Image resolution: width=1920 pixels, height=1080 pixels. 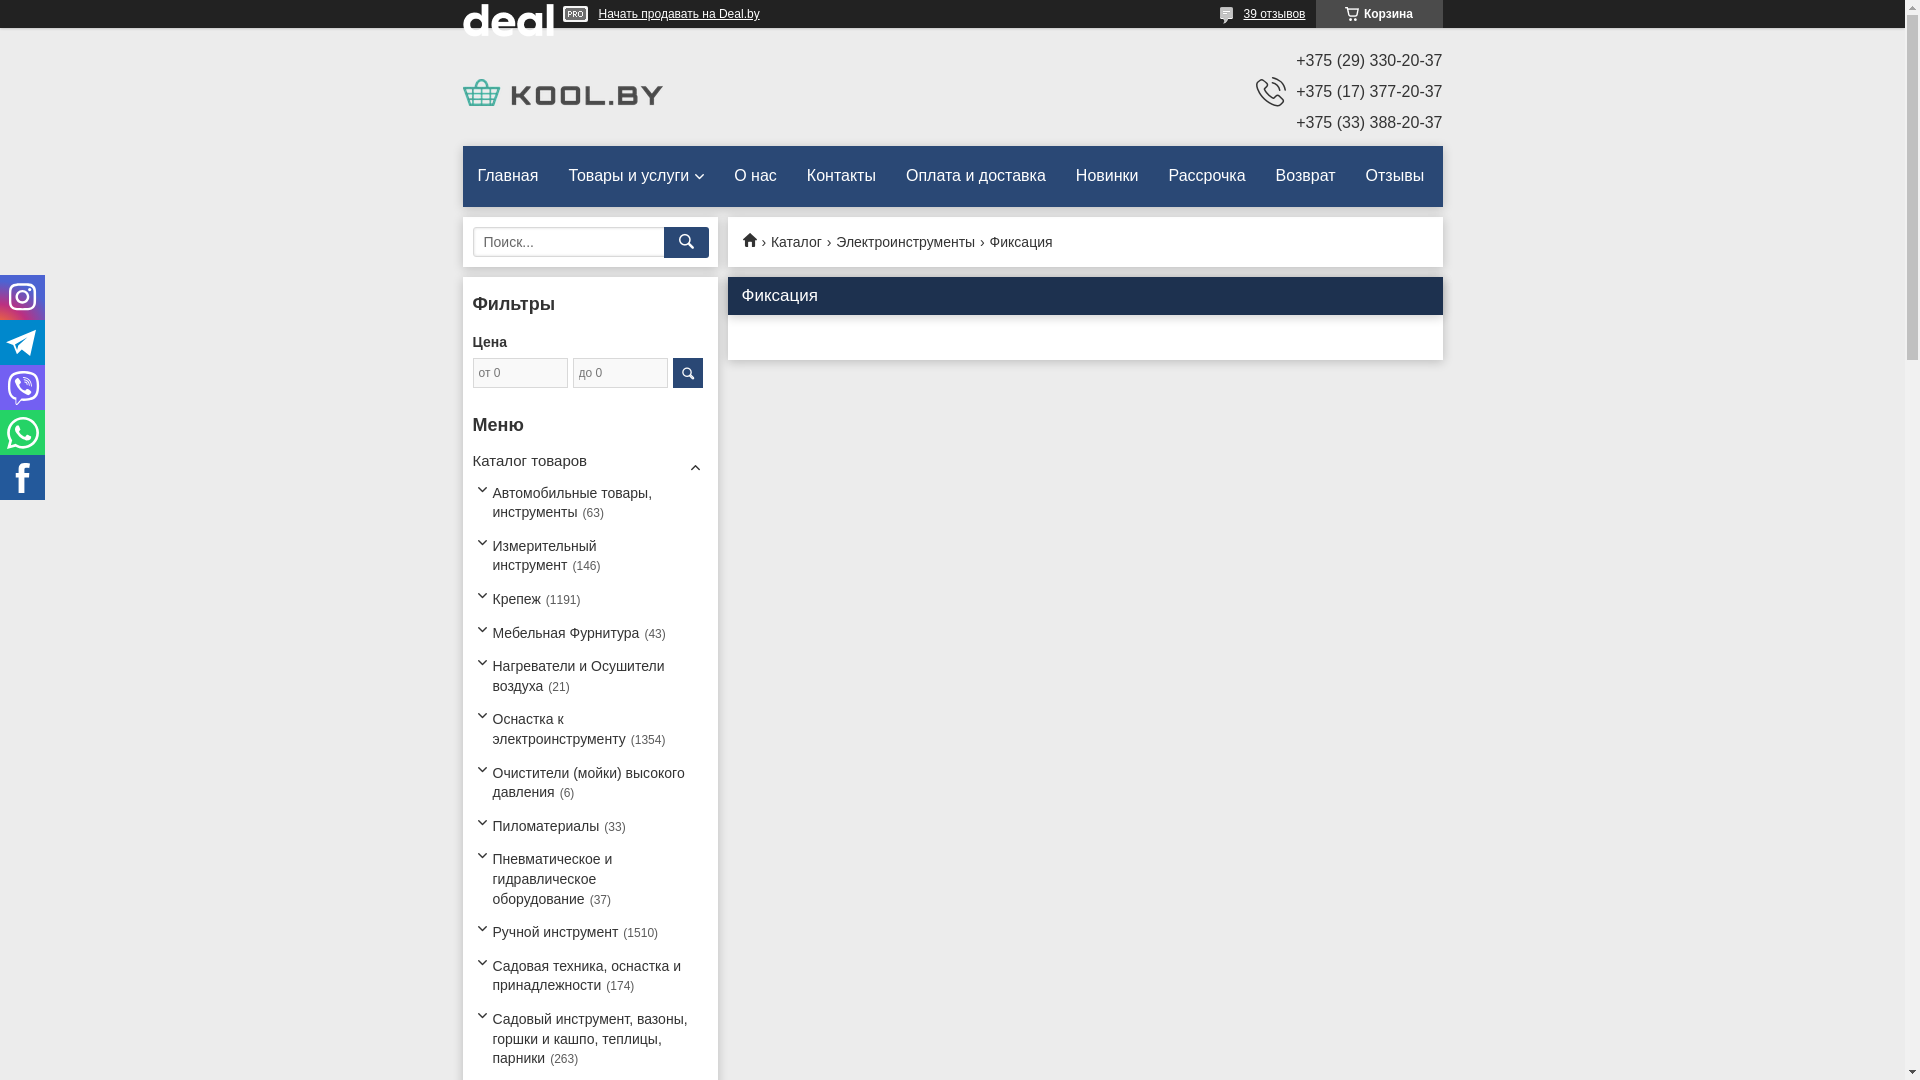 I want to click on 'KOOL.BY', so click(x=460, y=91).